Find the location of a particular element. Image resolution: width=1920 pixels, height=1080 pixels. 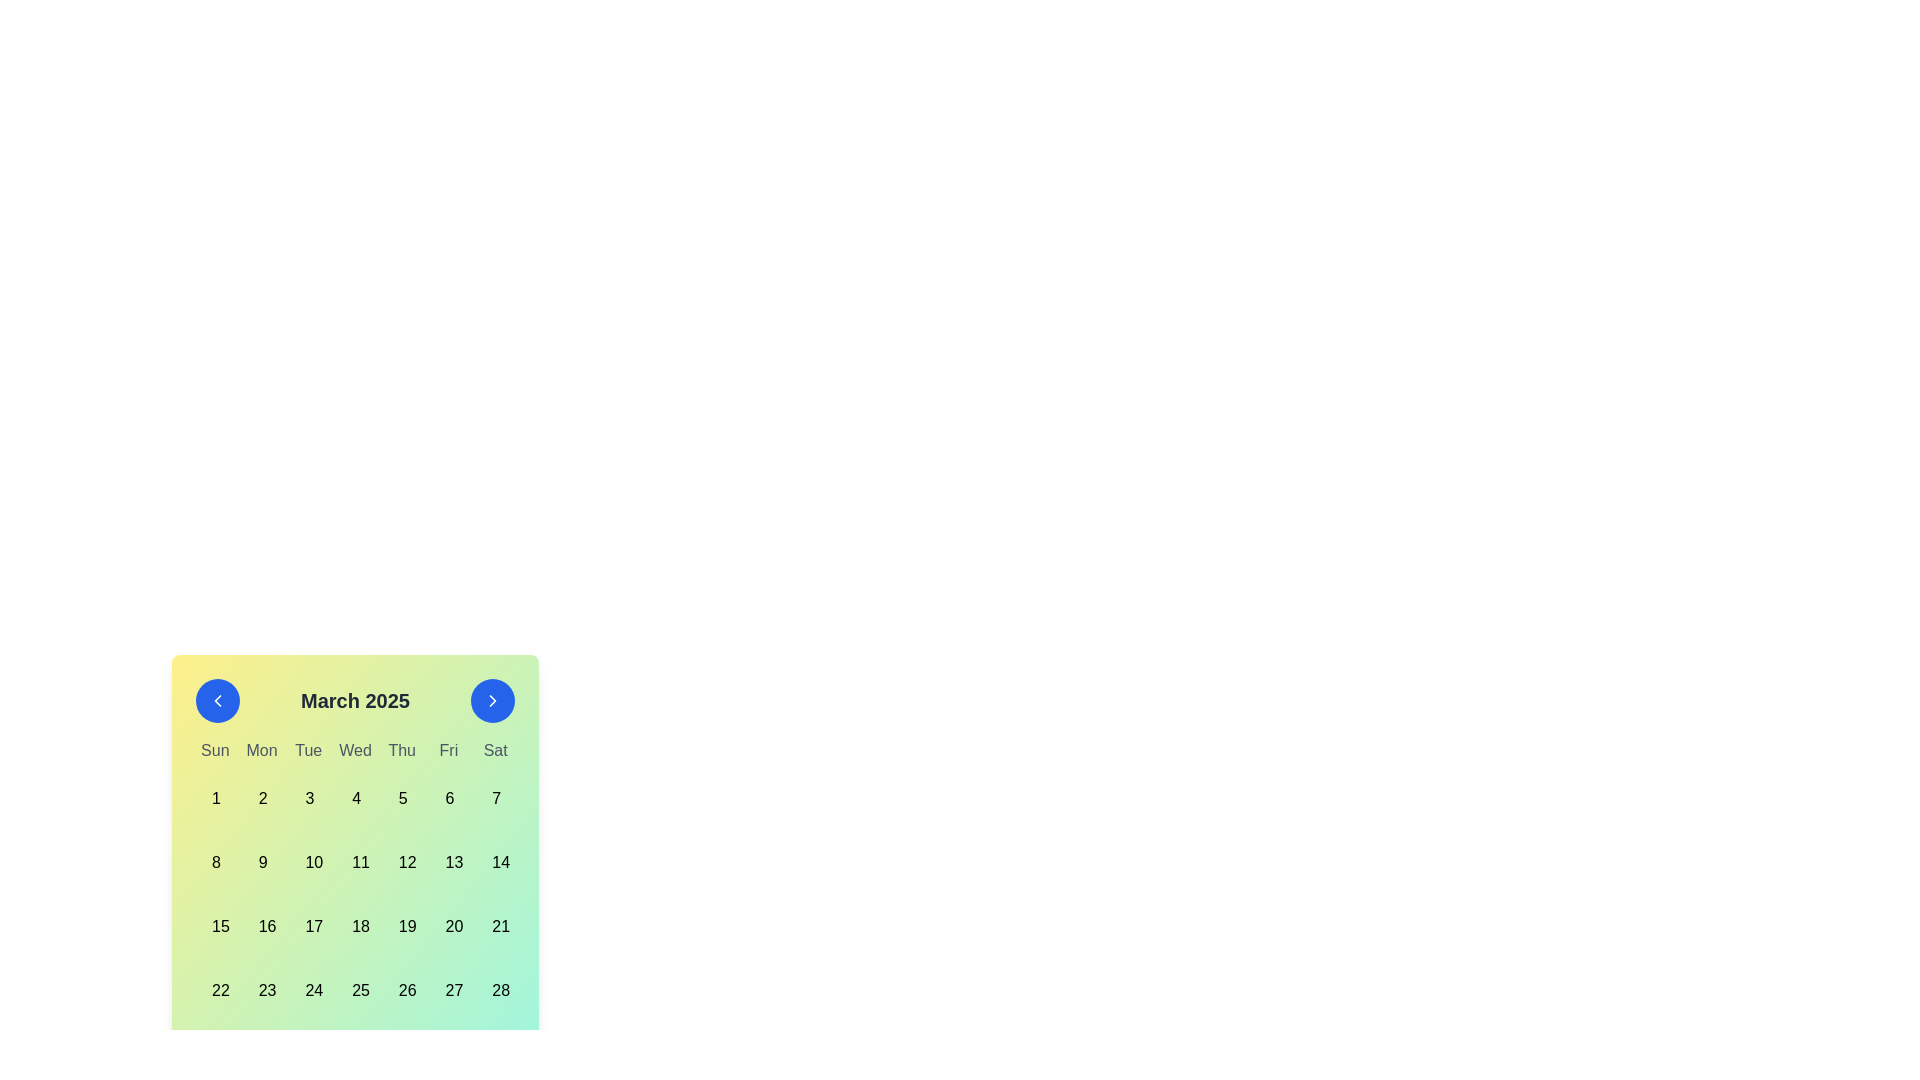

the text label displaying 'Sun' which is the first column header in the calendar grid layout is located at coordinates (215, 751).